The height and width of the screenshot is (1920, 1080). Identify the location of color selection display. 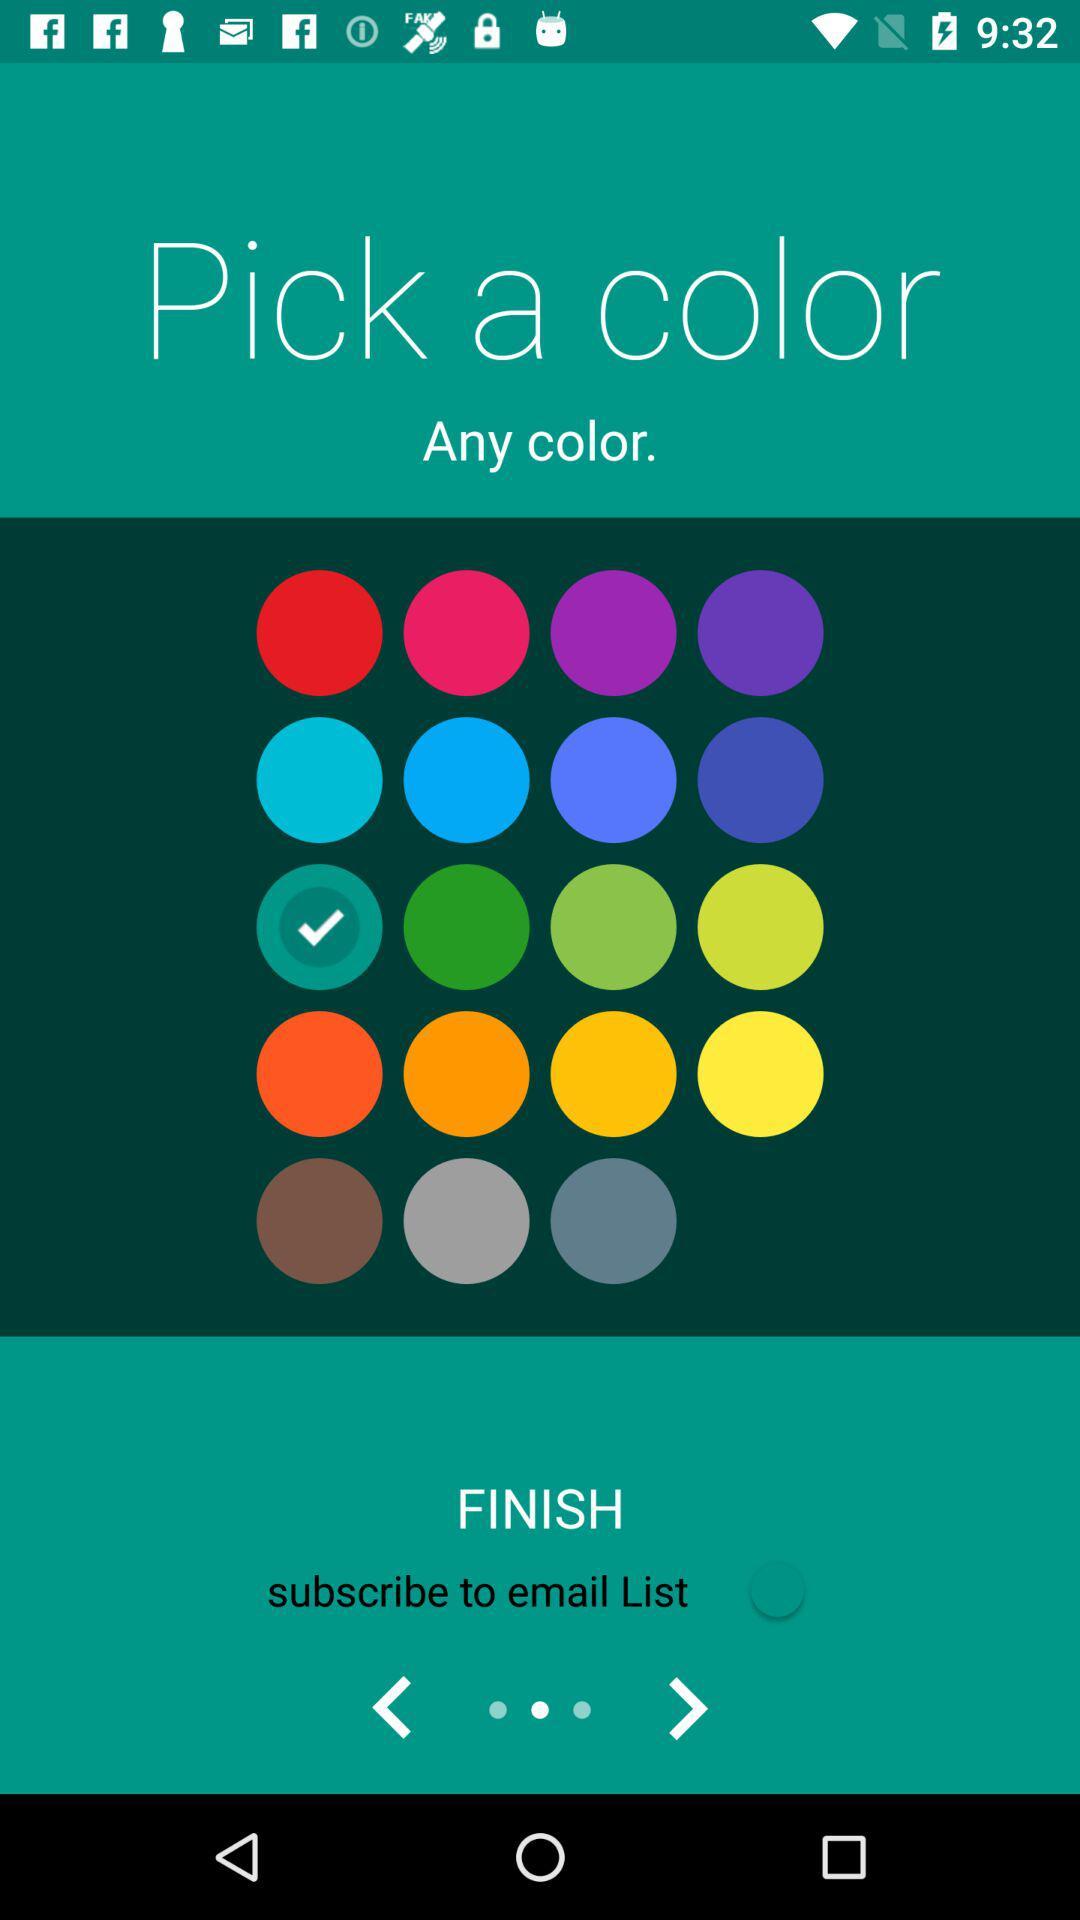
(685, 1708).